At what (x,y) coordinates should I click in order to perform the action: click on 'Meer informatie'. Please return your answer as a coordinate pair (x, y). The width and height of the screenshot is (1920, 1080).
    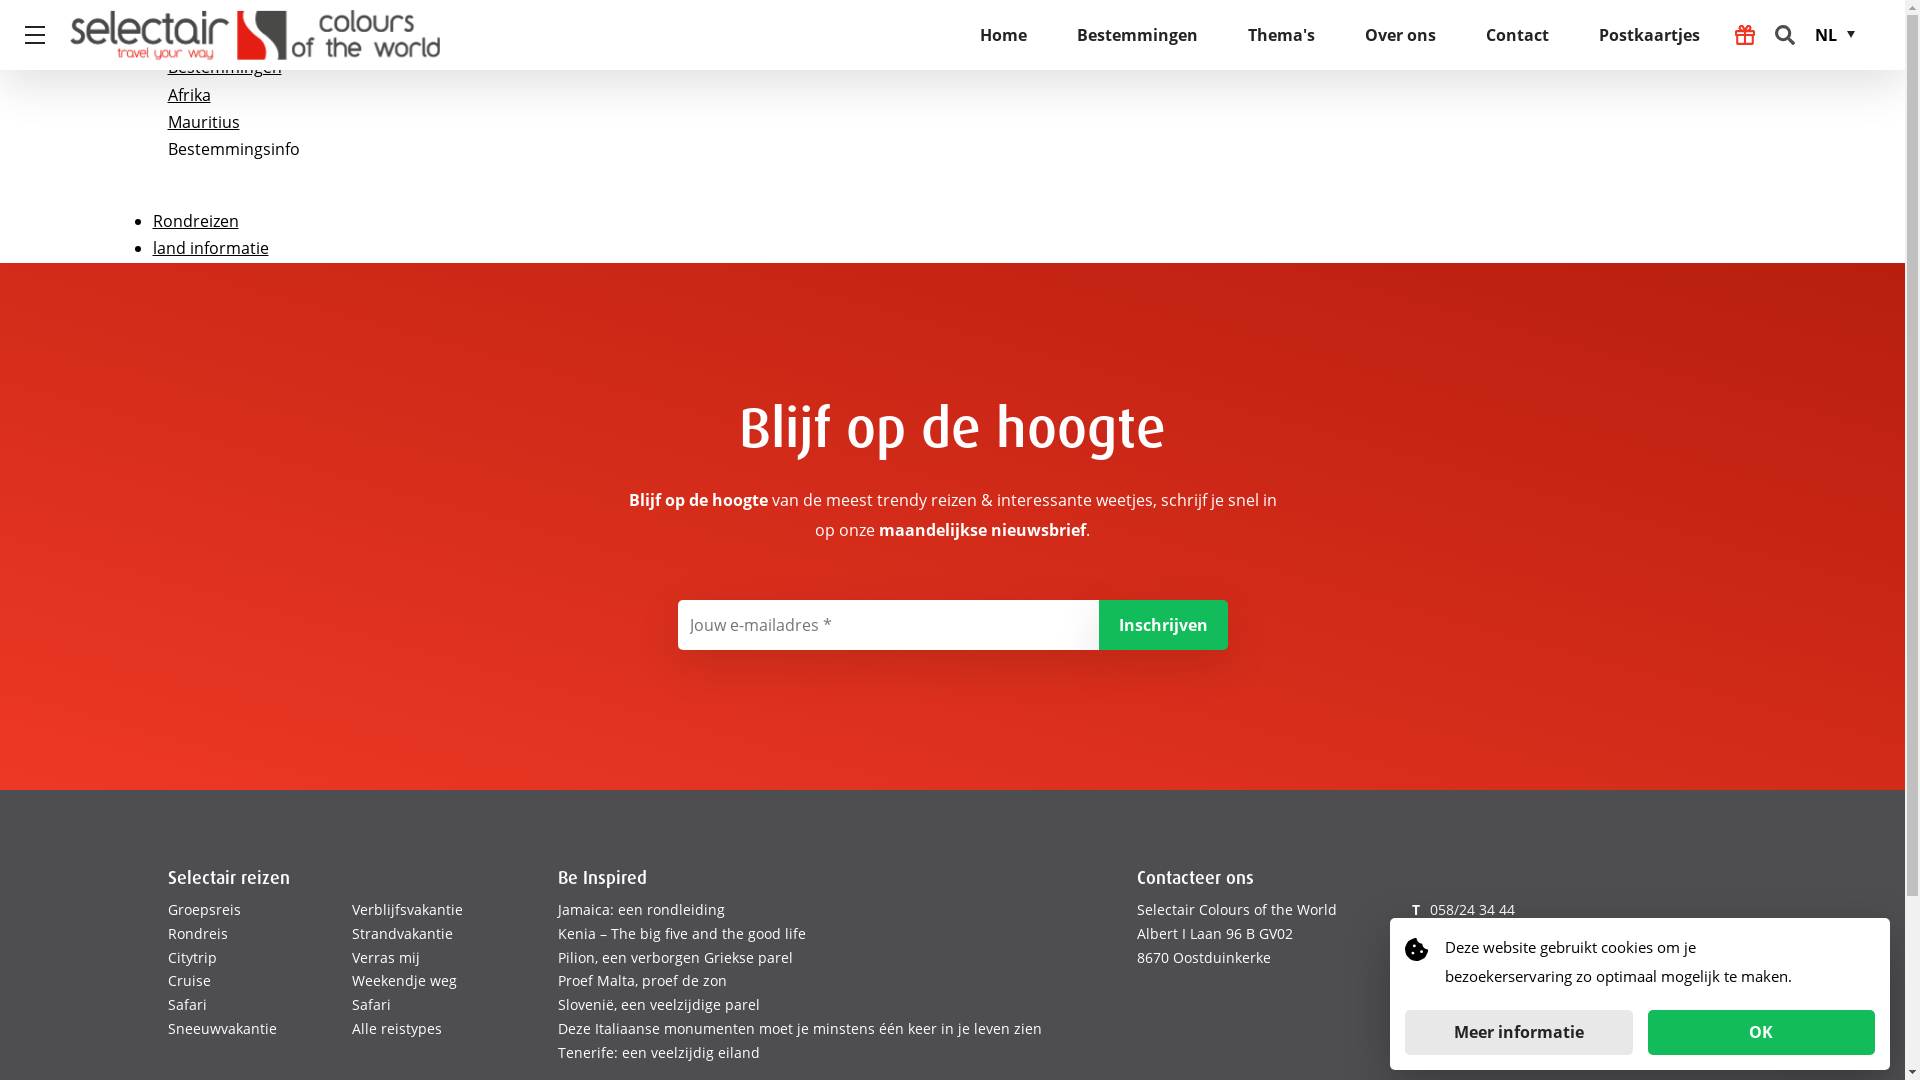
    Looking at the image, I should click on (1404, 1032).